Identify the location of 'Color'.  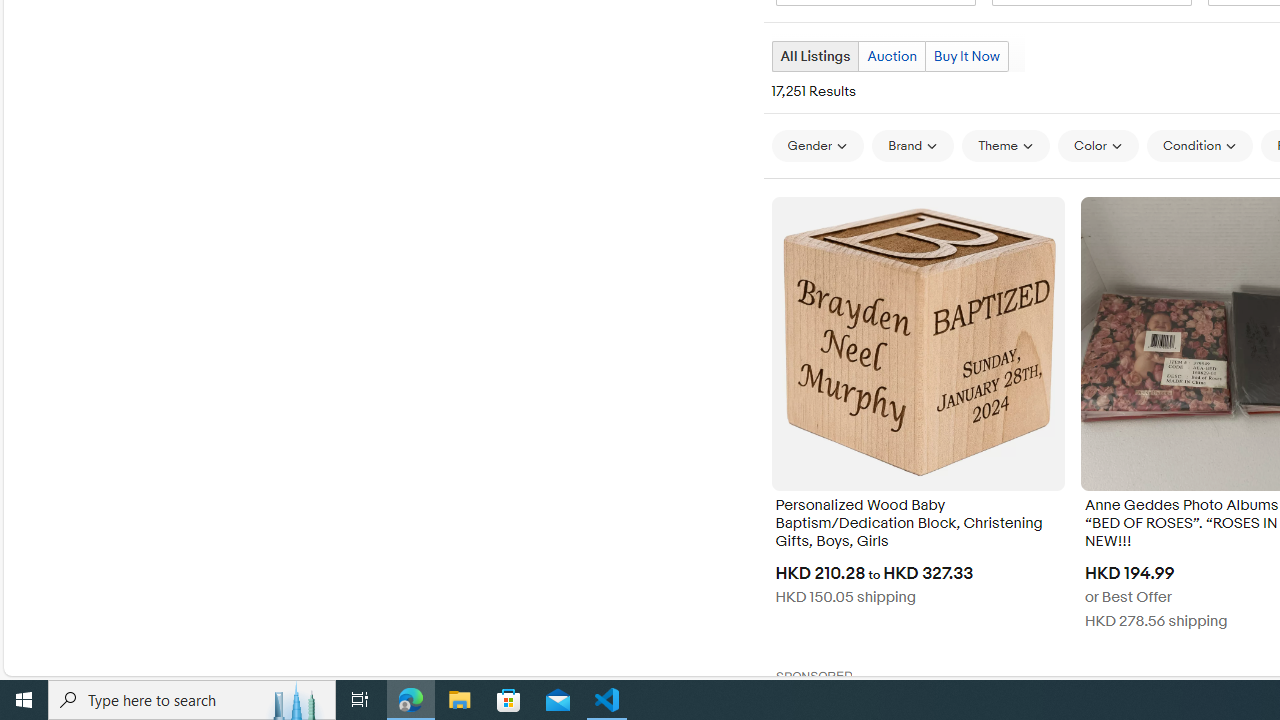
(1097, 145).